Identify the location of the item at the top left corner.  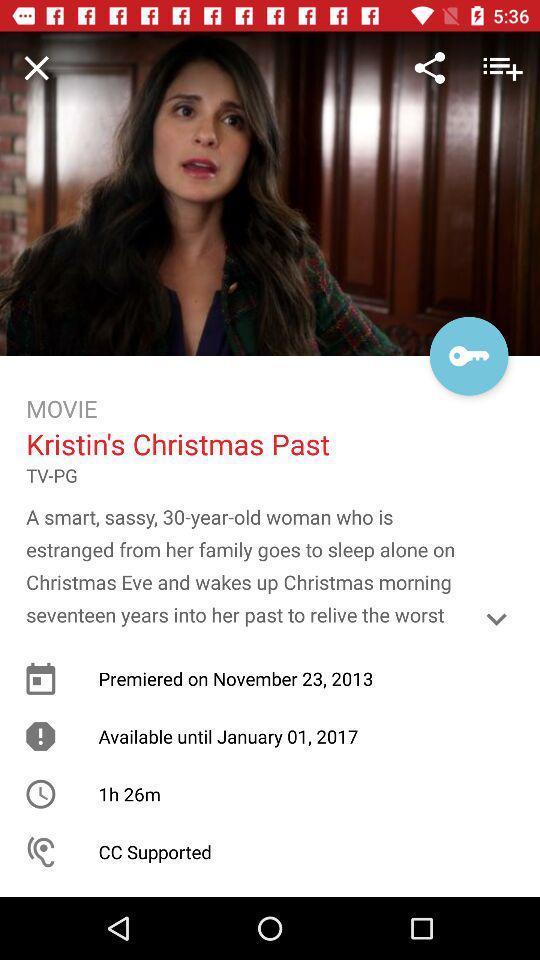
(36, 67).